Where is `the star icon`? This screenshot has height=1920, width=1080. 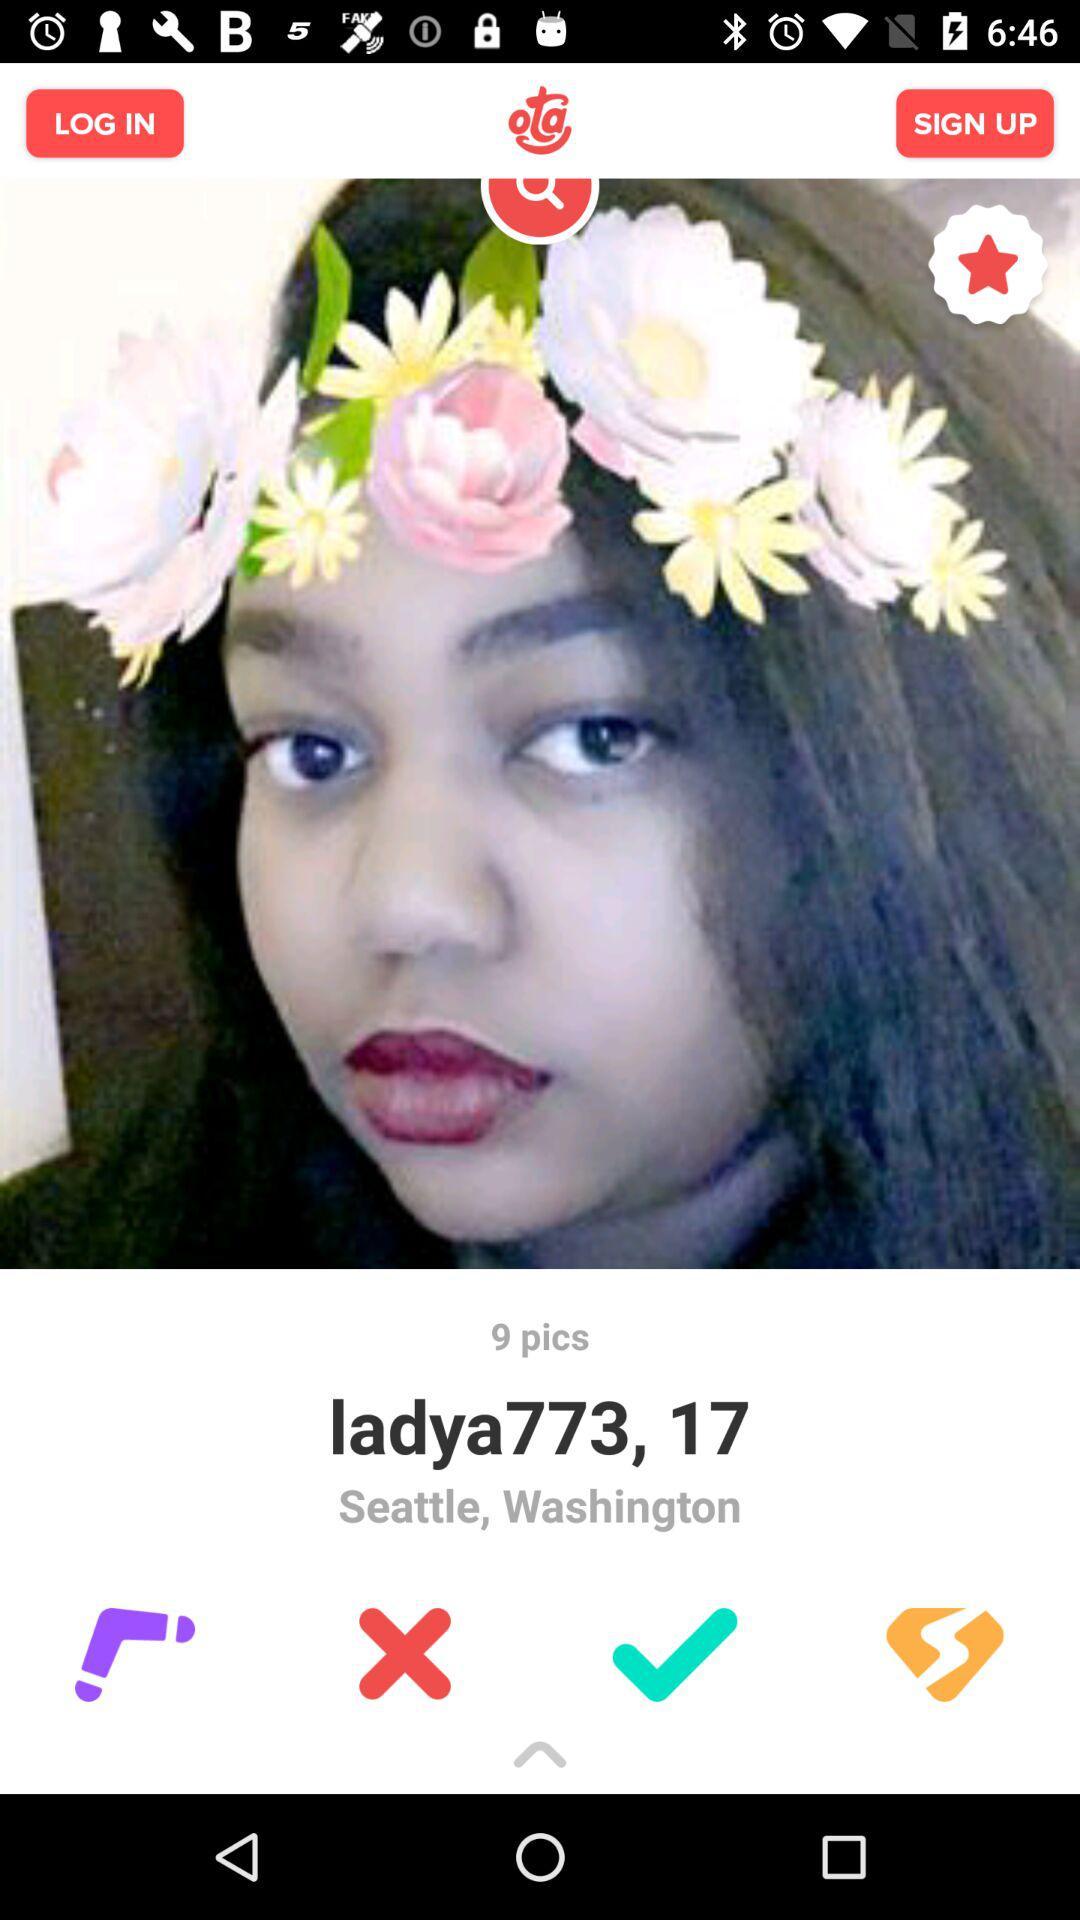
the star icon is located at coordinates (987, 269).